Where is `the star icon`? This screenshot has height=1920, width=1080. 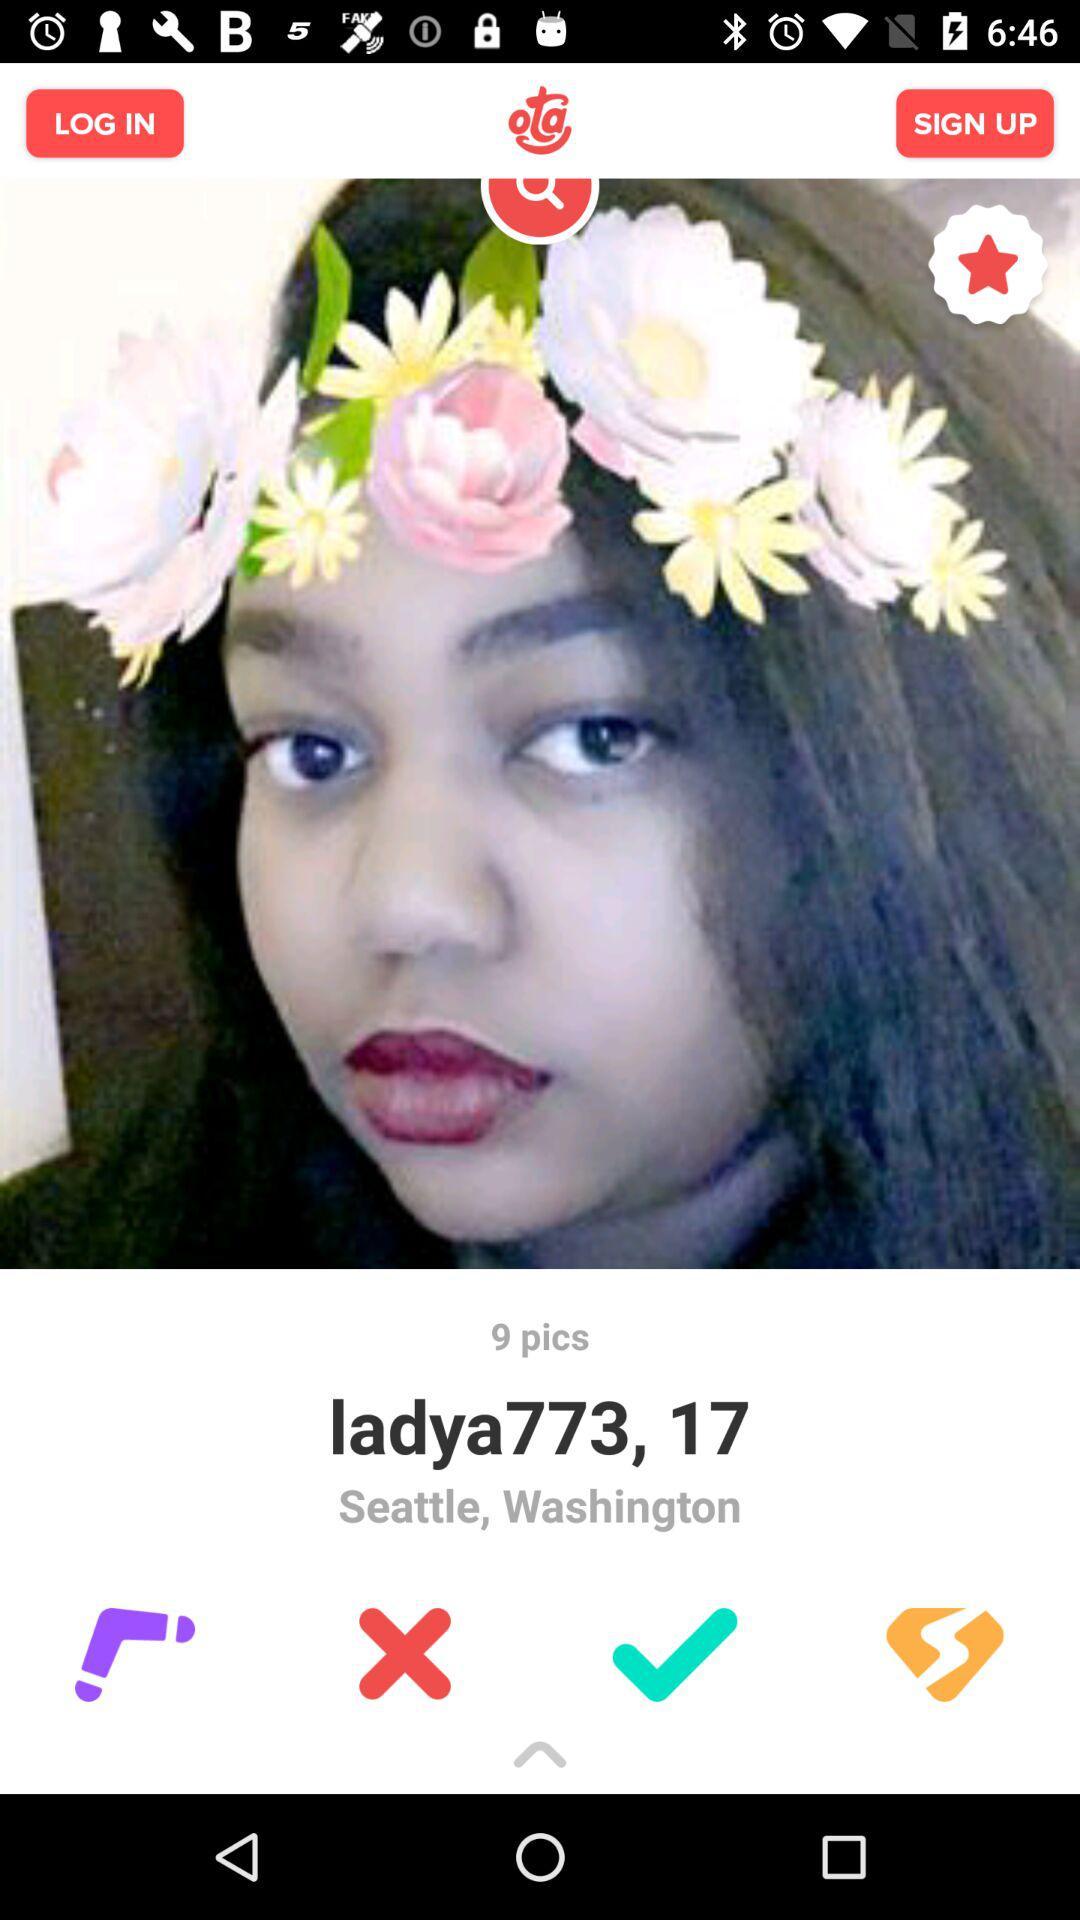
the star icon is located at coordinates (987, 269).